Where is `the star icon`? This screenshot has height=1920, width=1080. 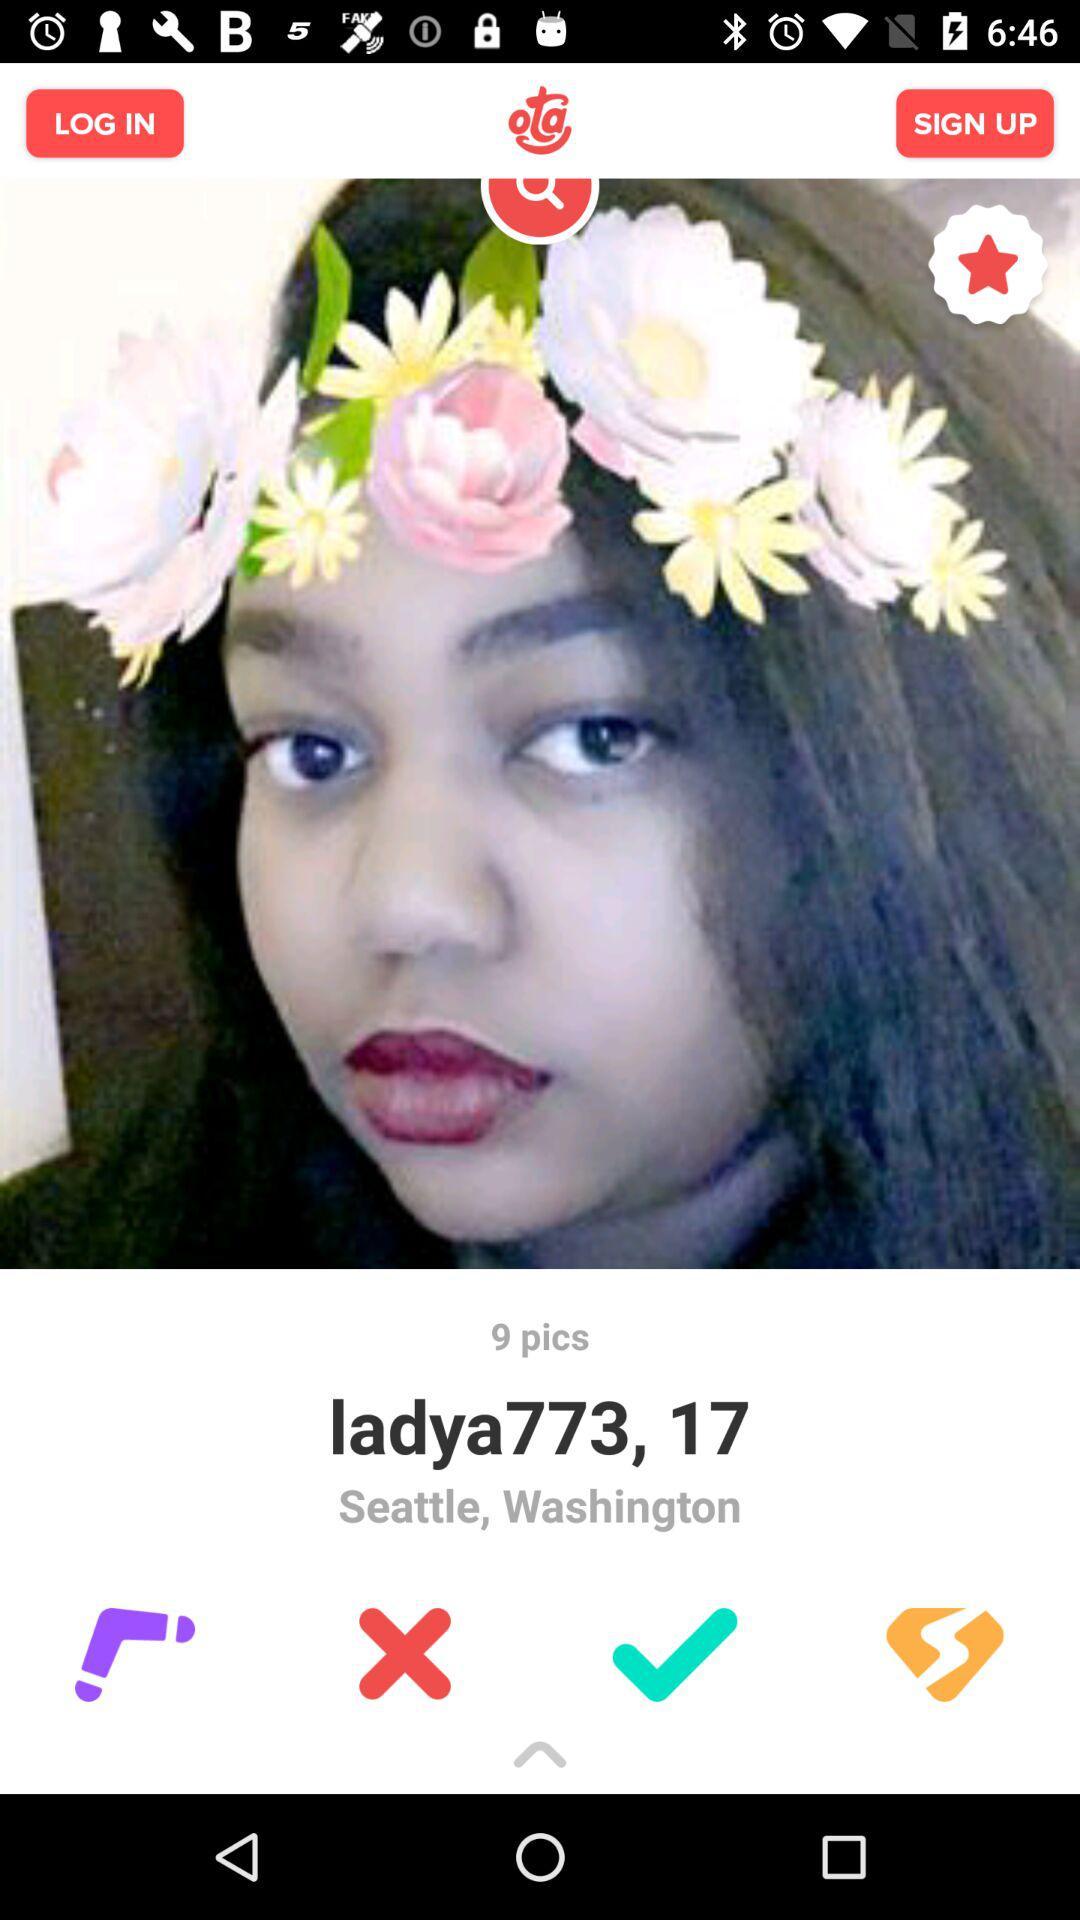
the star icon is located at coordinates (987, 269).